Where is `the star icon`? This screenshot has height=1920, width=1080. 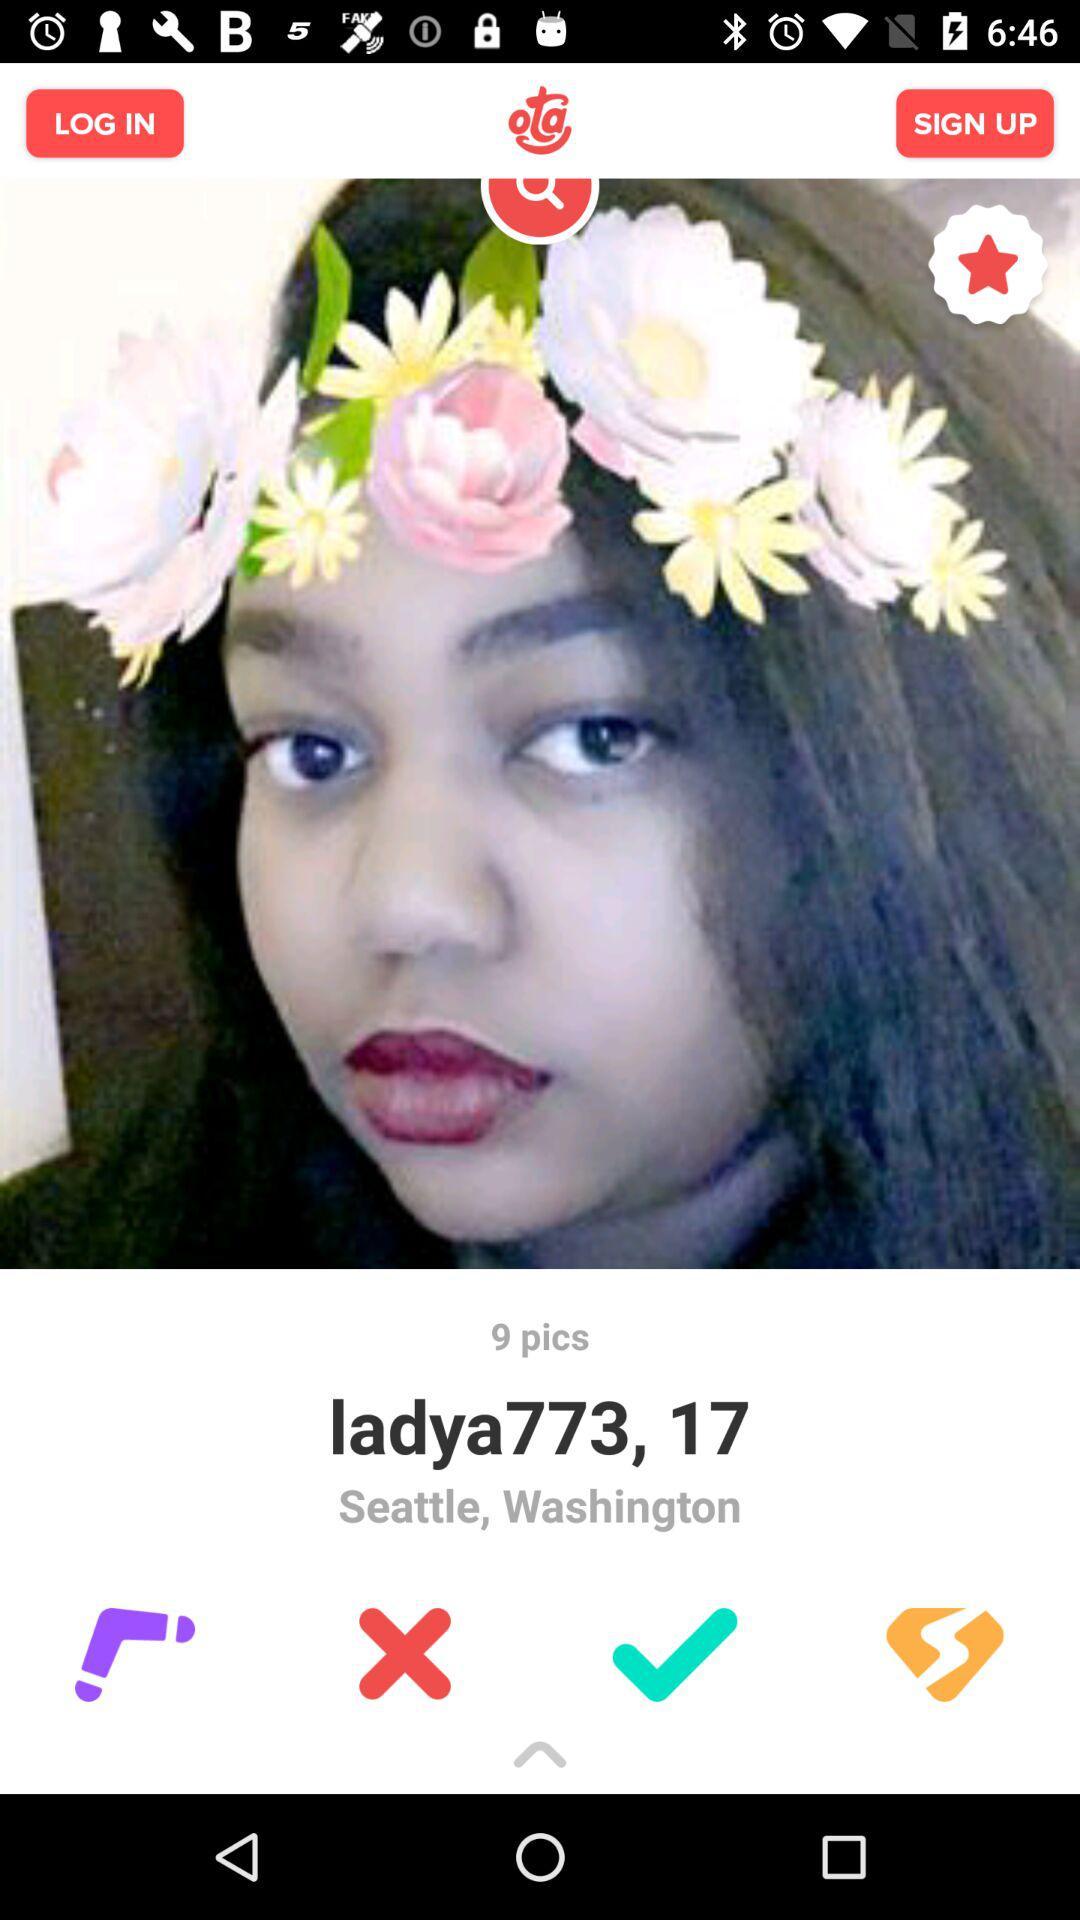
the star icon is located at coordinates (987, 269).